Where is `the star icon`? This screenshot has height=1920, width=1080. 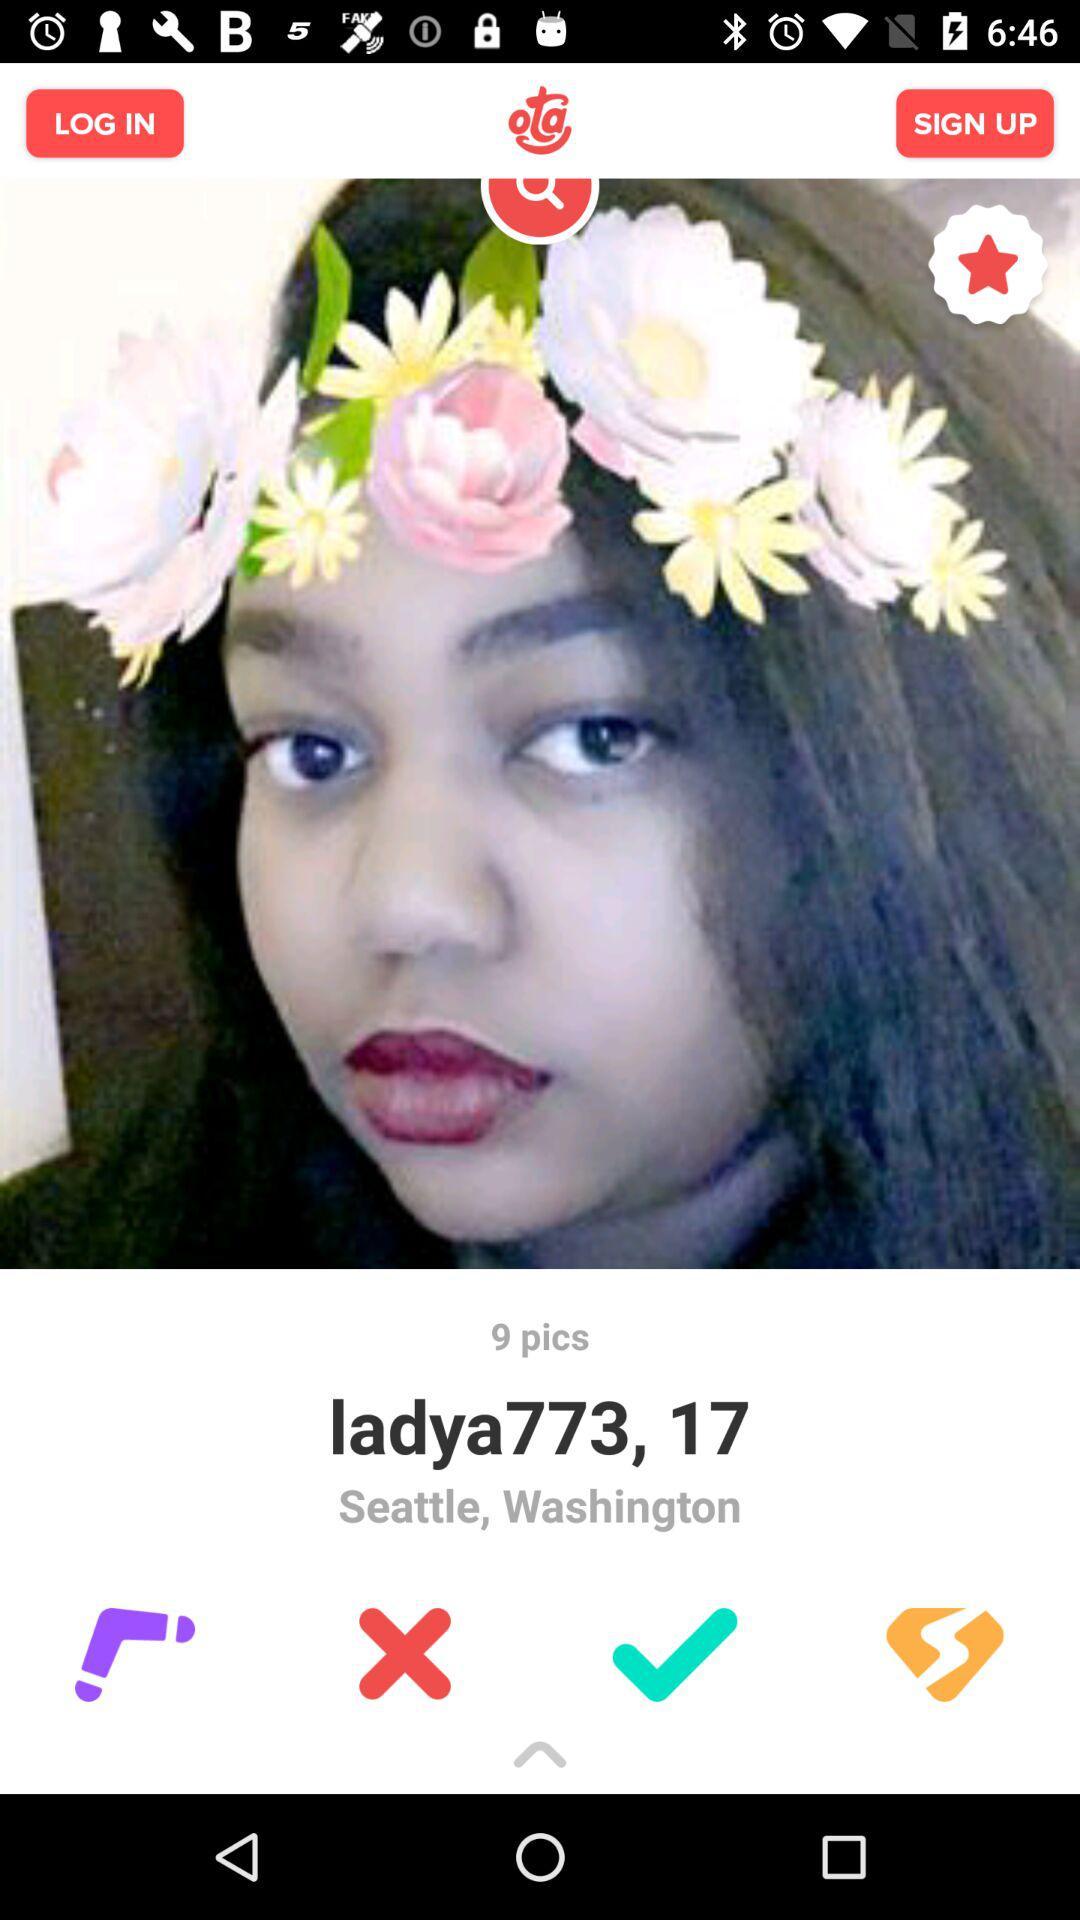
the star icon is located at coordinates (987, 269).